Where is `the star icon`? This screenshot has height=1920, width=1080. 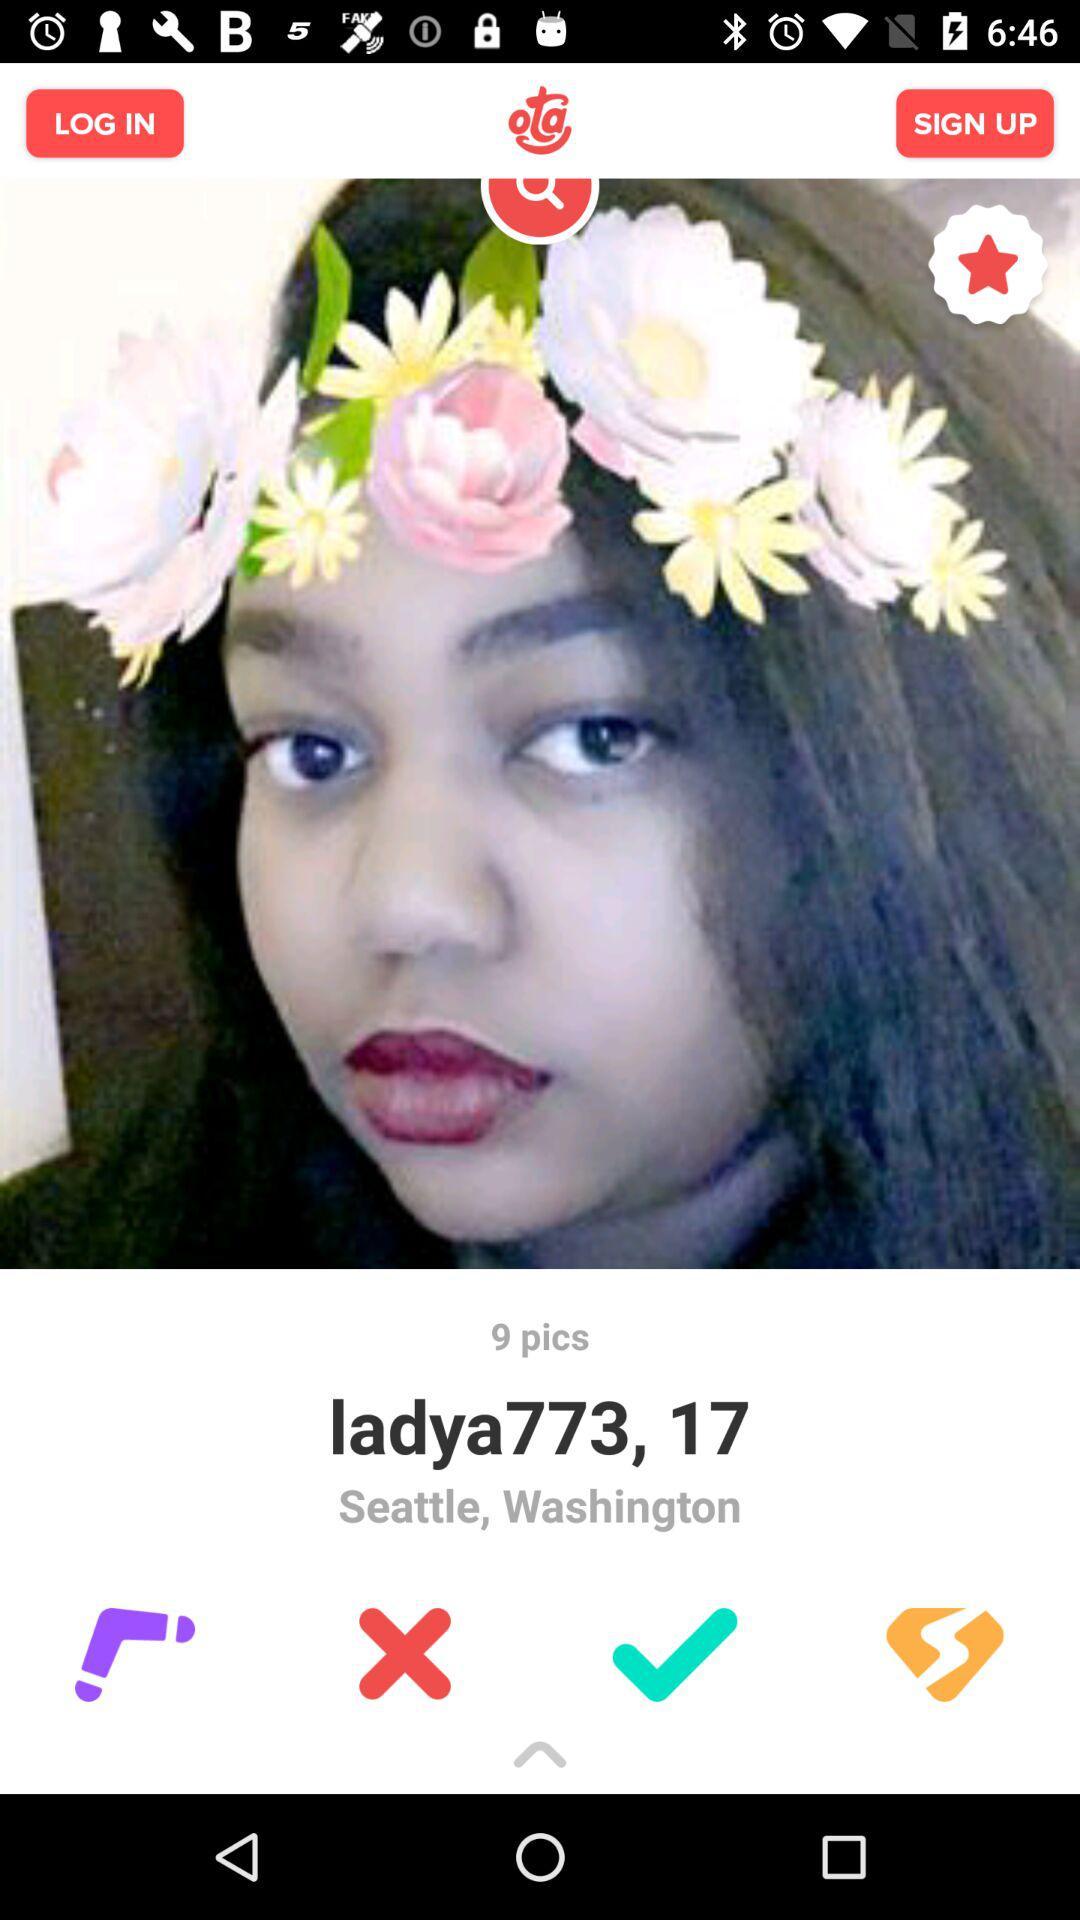
the star icon is located at coordinates (987, 269).